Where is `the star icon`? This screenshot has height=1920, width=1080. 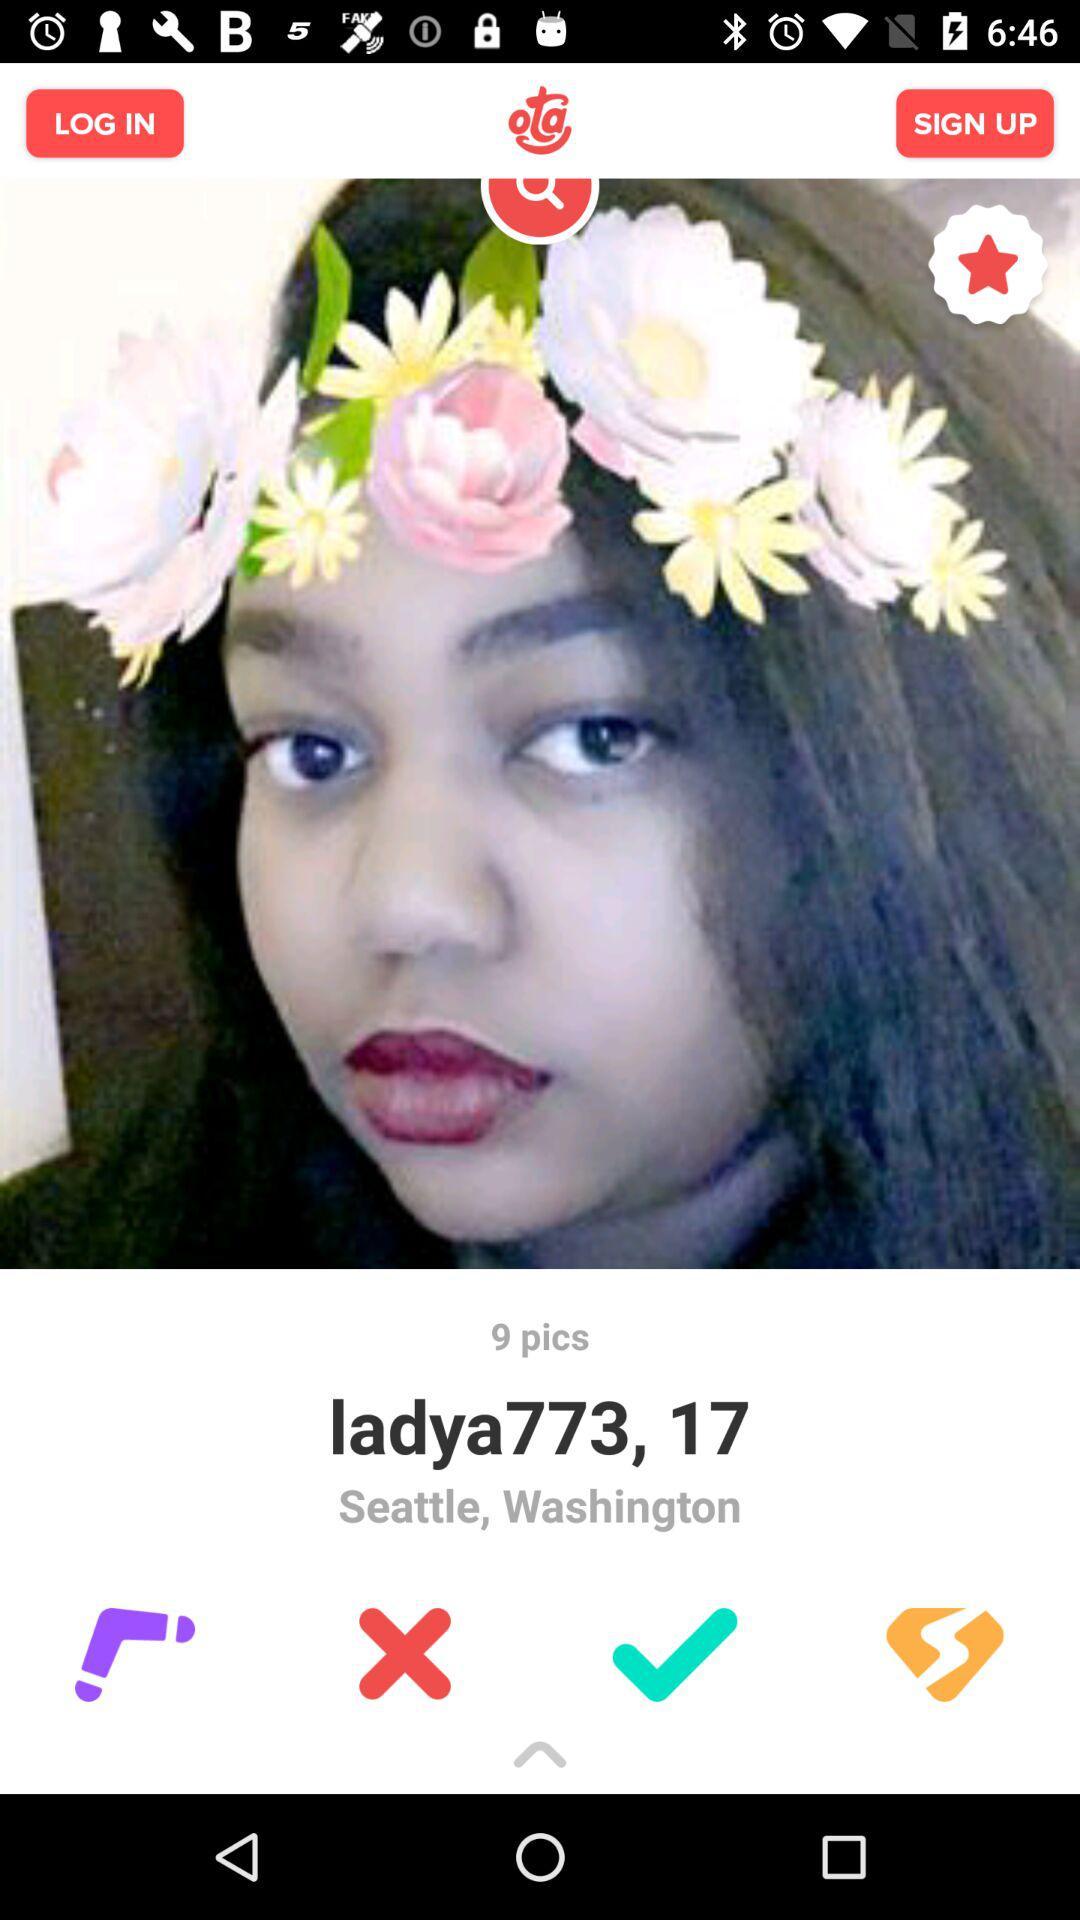
the star icon is located at coordinates (987, 269).